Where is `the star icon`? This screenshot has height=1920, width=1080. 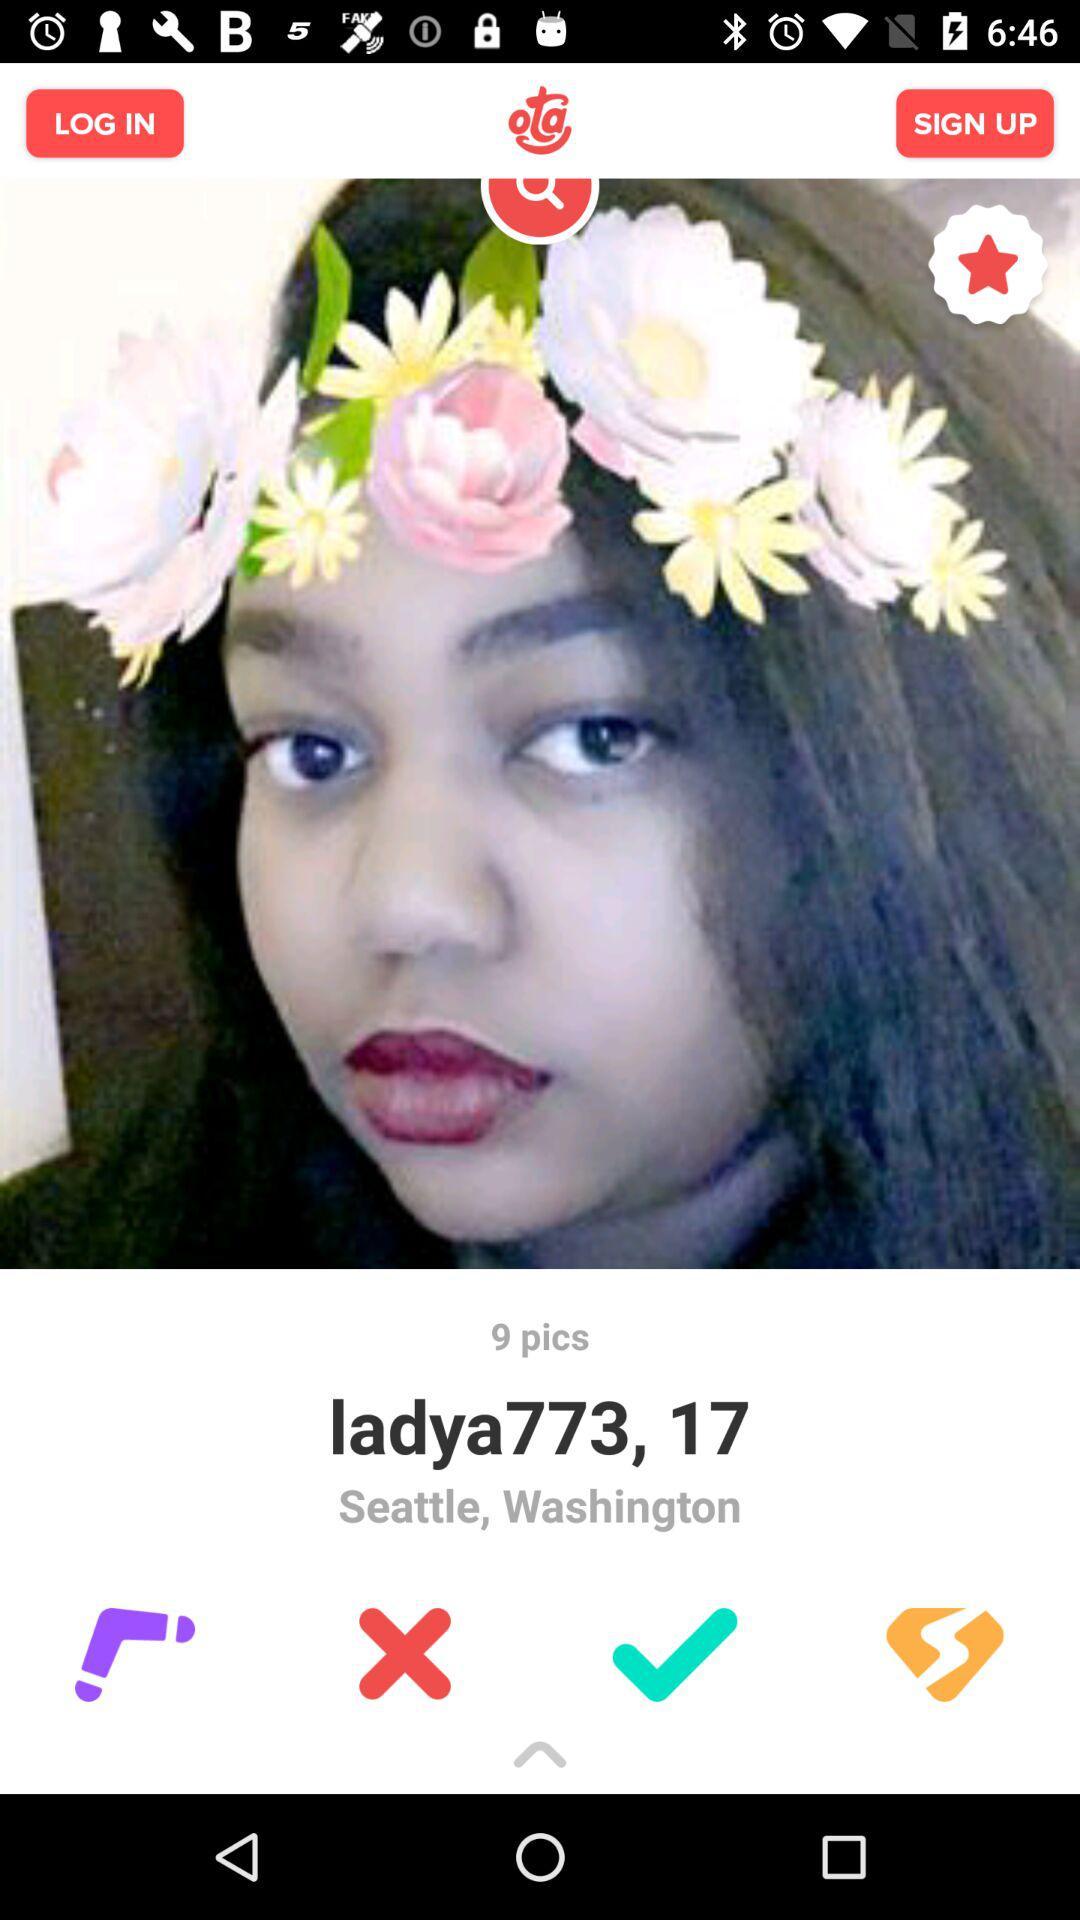
the star icon is located at coordinates (987, 269).